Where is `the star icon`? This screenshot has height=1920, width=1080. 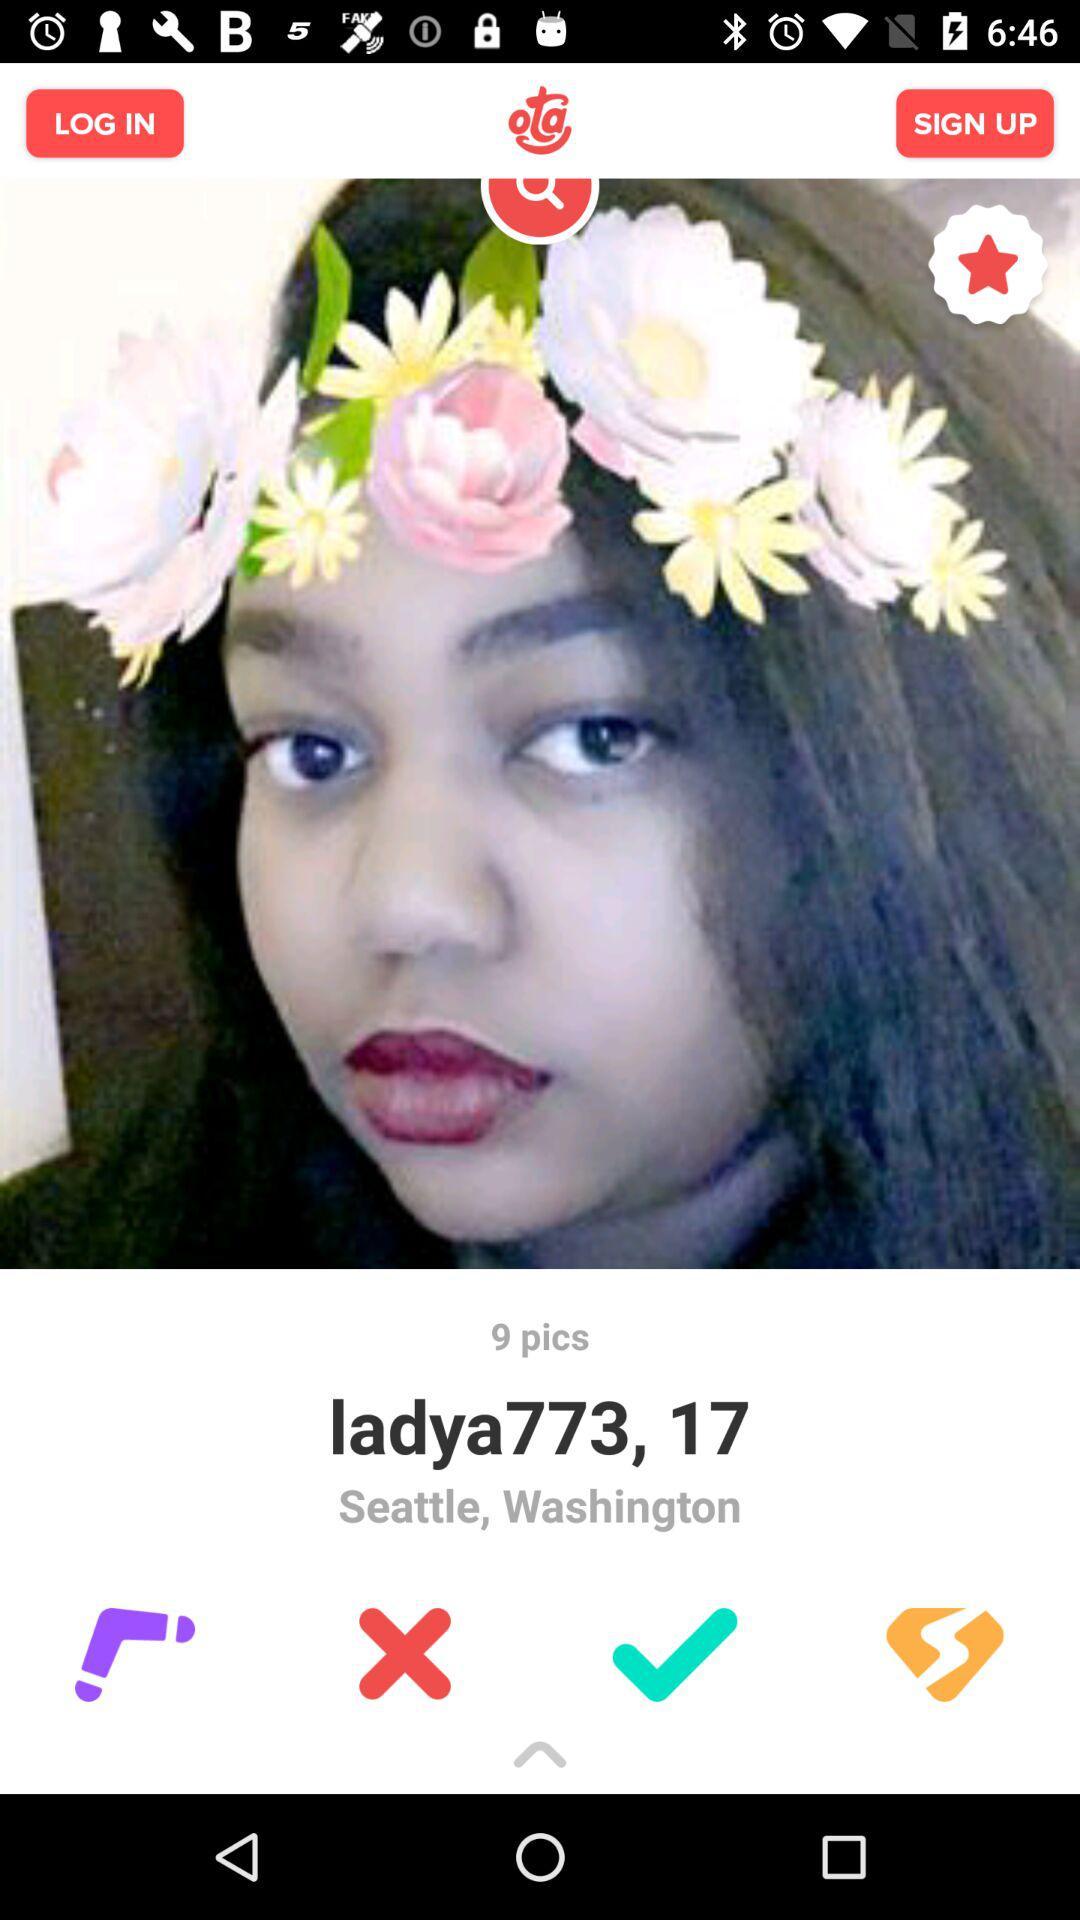
the star icon is located at coordinates (987, 269).